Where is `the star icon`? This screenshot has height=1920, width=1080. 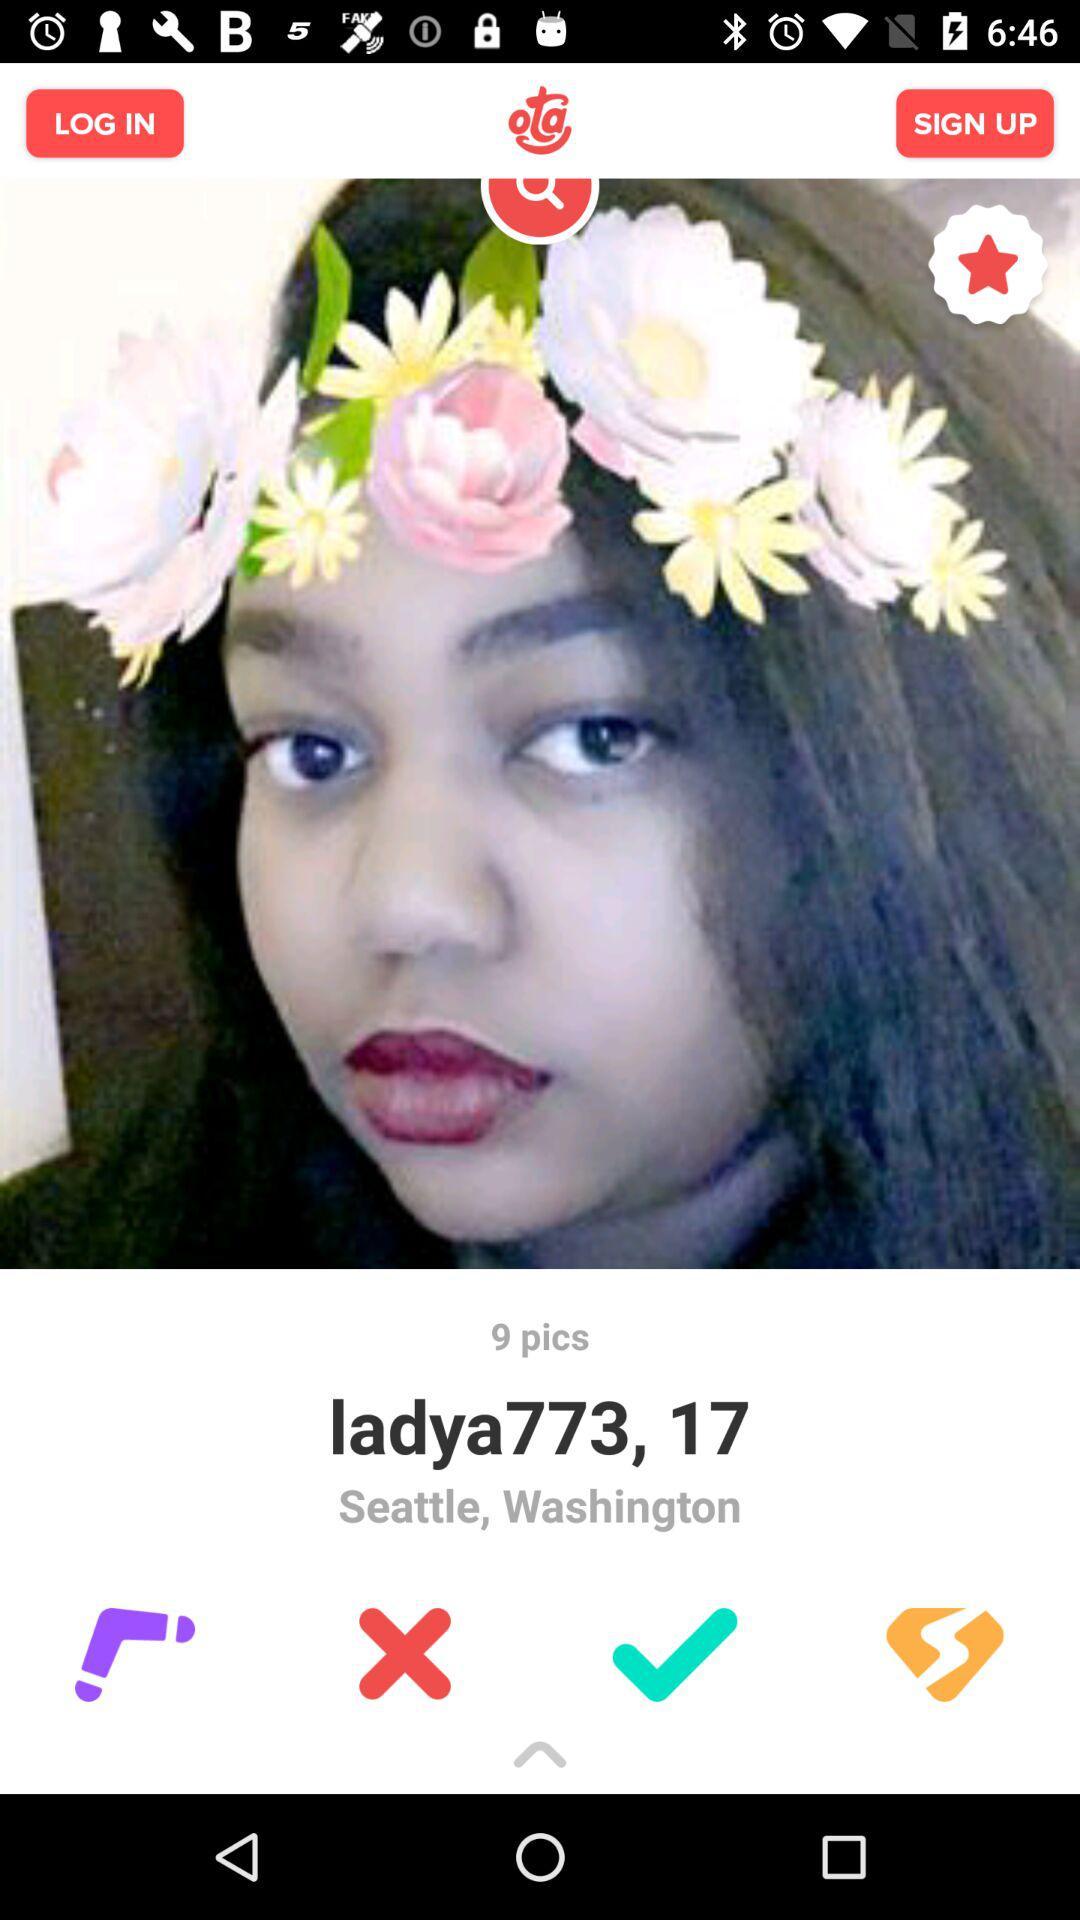
the star icon is located at coordinates (987, 269).